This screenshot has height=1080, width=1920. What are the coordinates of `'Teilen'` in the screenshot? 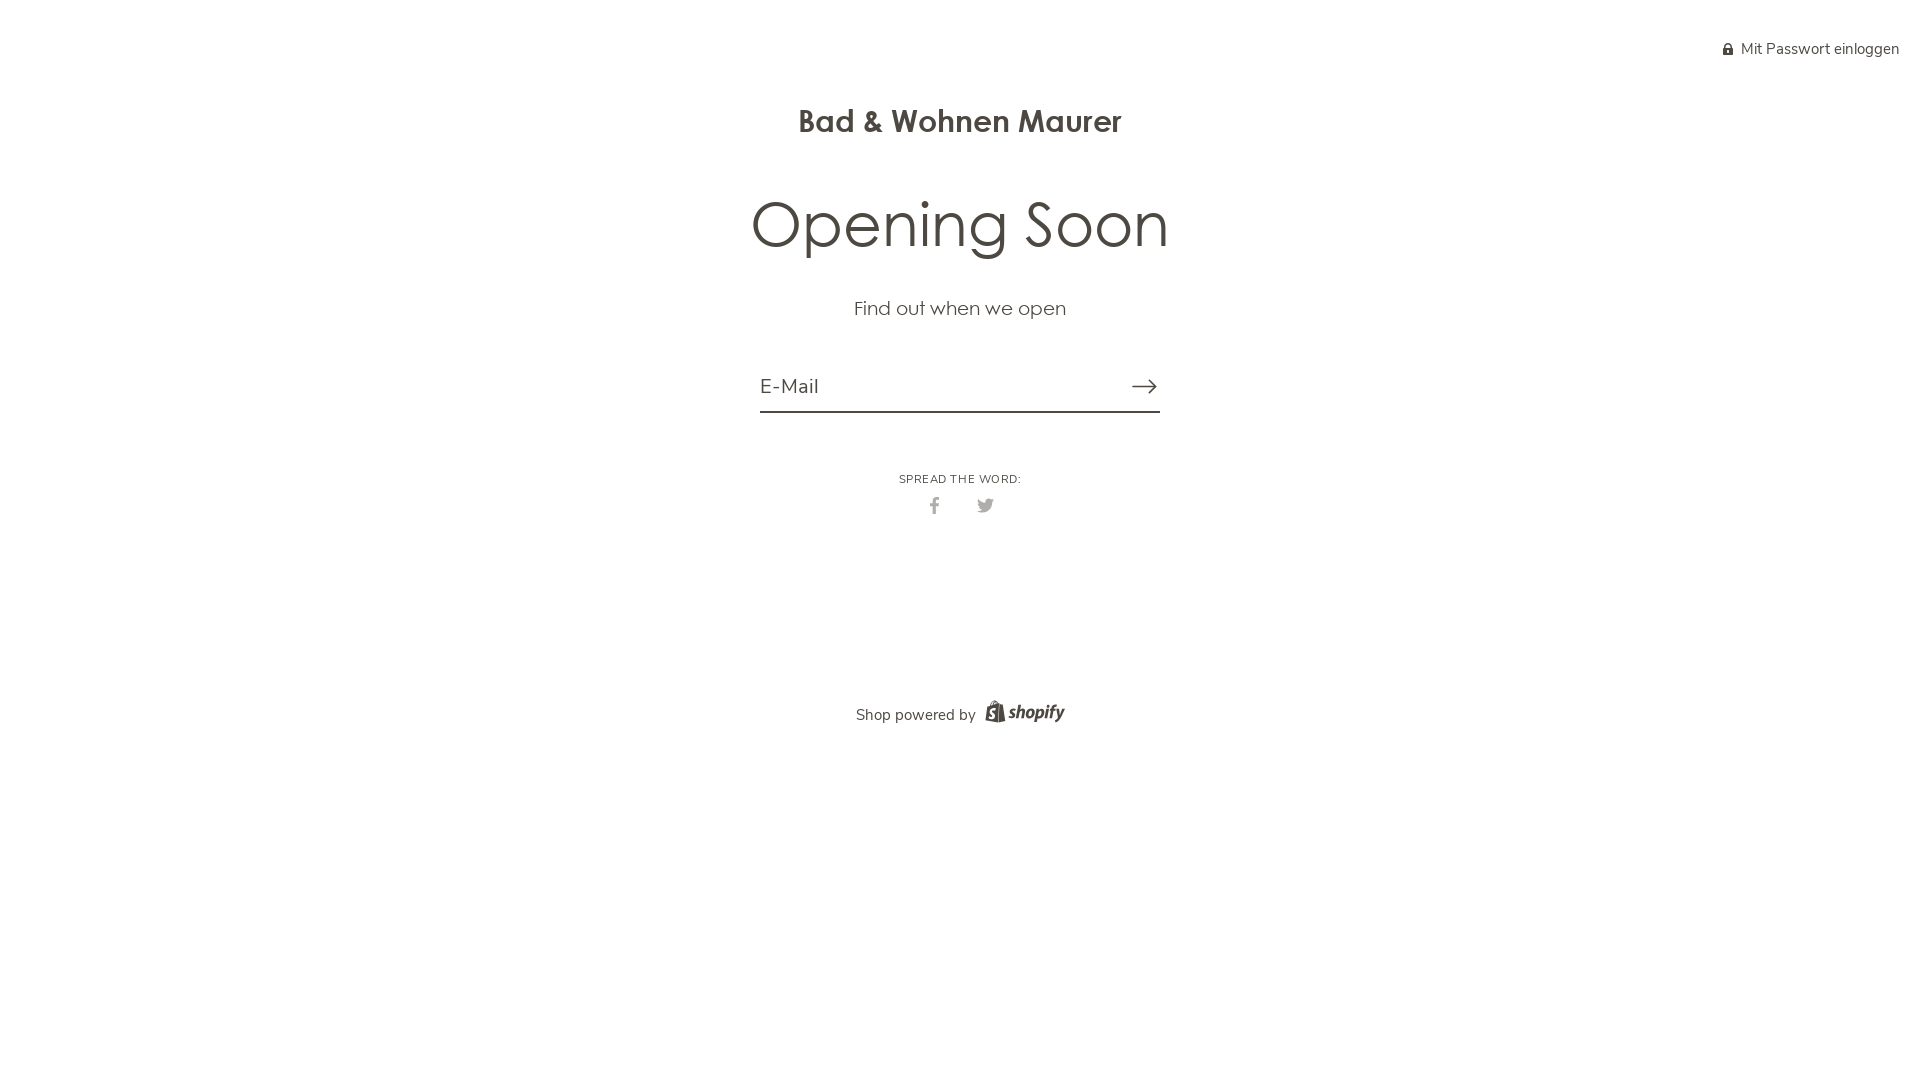 It's located at (925, 503).